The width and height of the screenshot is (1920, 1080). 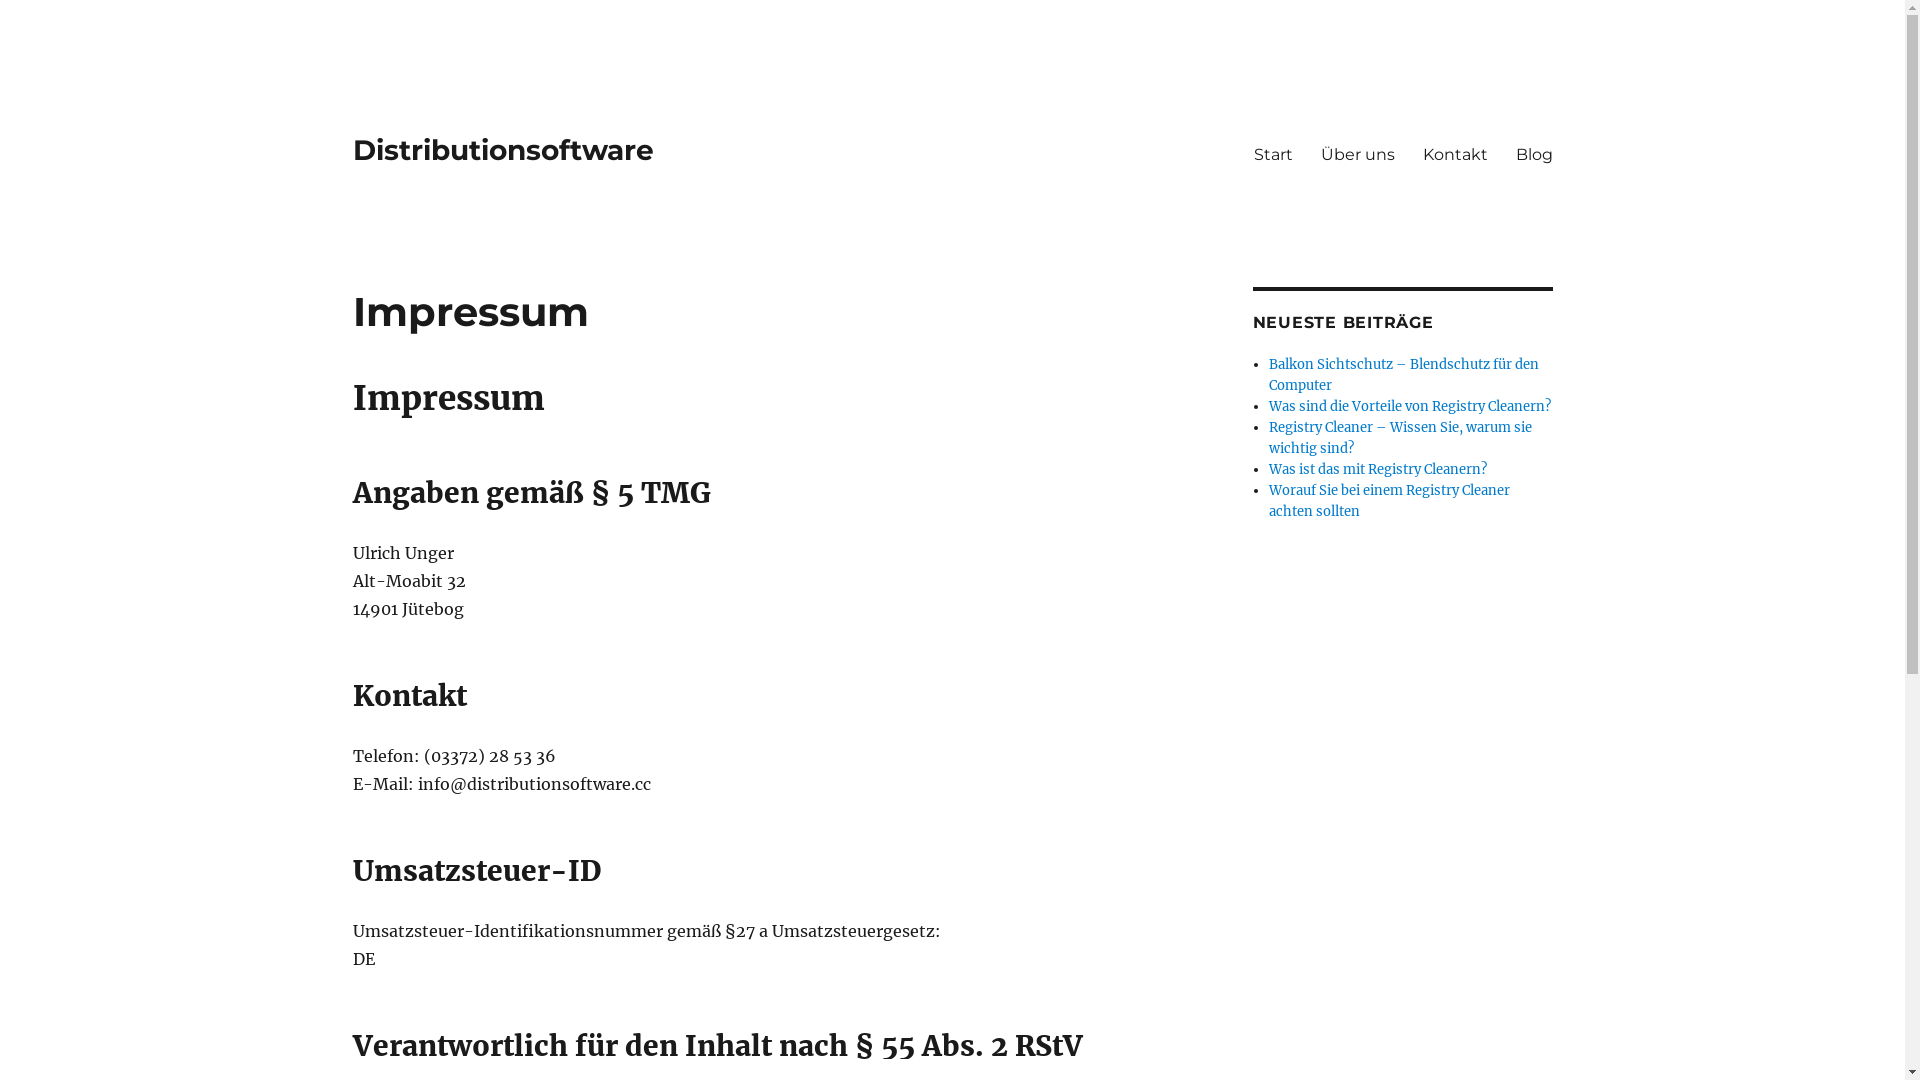 What do you see at coordinates (1409, 405) in the screenshot?
I see `'Was sind die Vorteile von Registry Cleanern?'` at bounding box center [1409, 405].